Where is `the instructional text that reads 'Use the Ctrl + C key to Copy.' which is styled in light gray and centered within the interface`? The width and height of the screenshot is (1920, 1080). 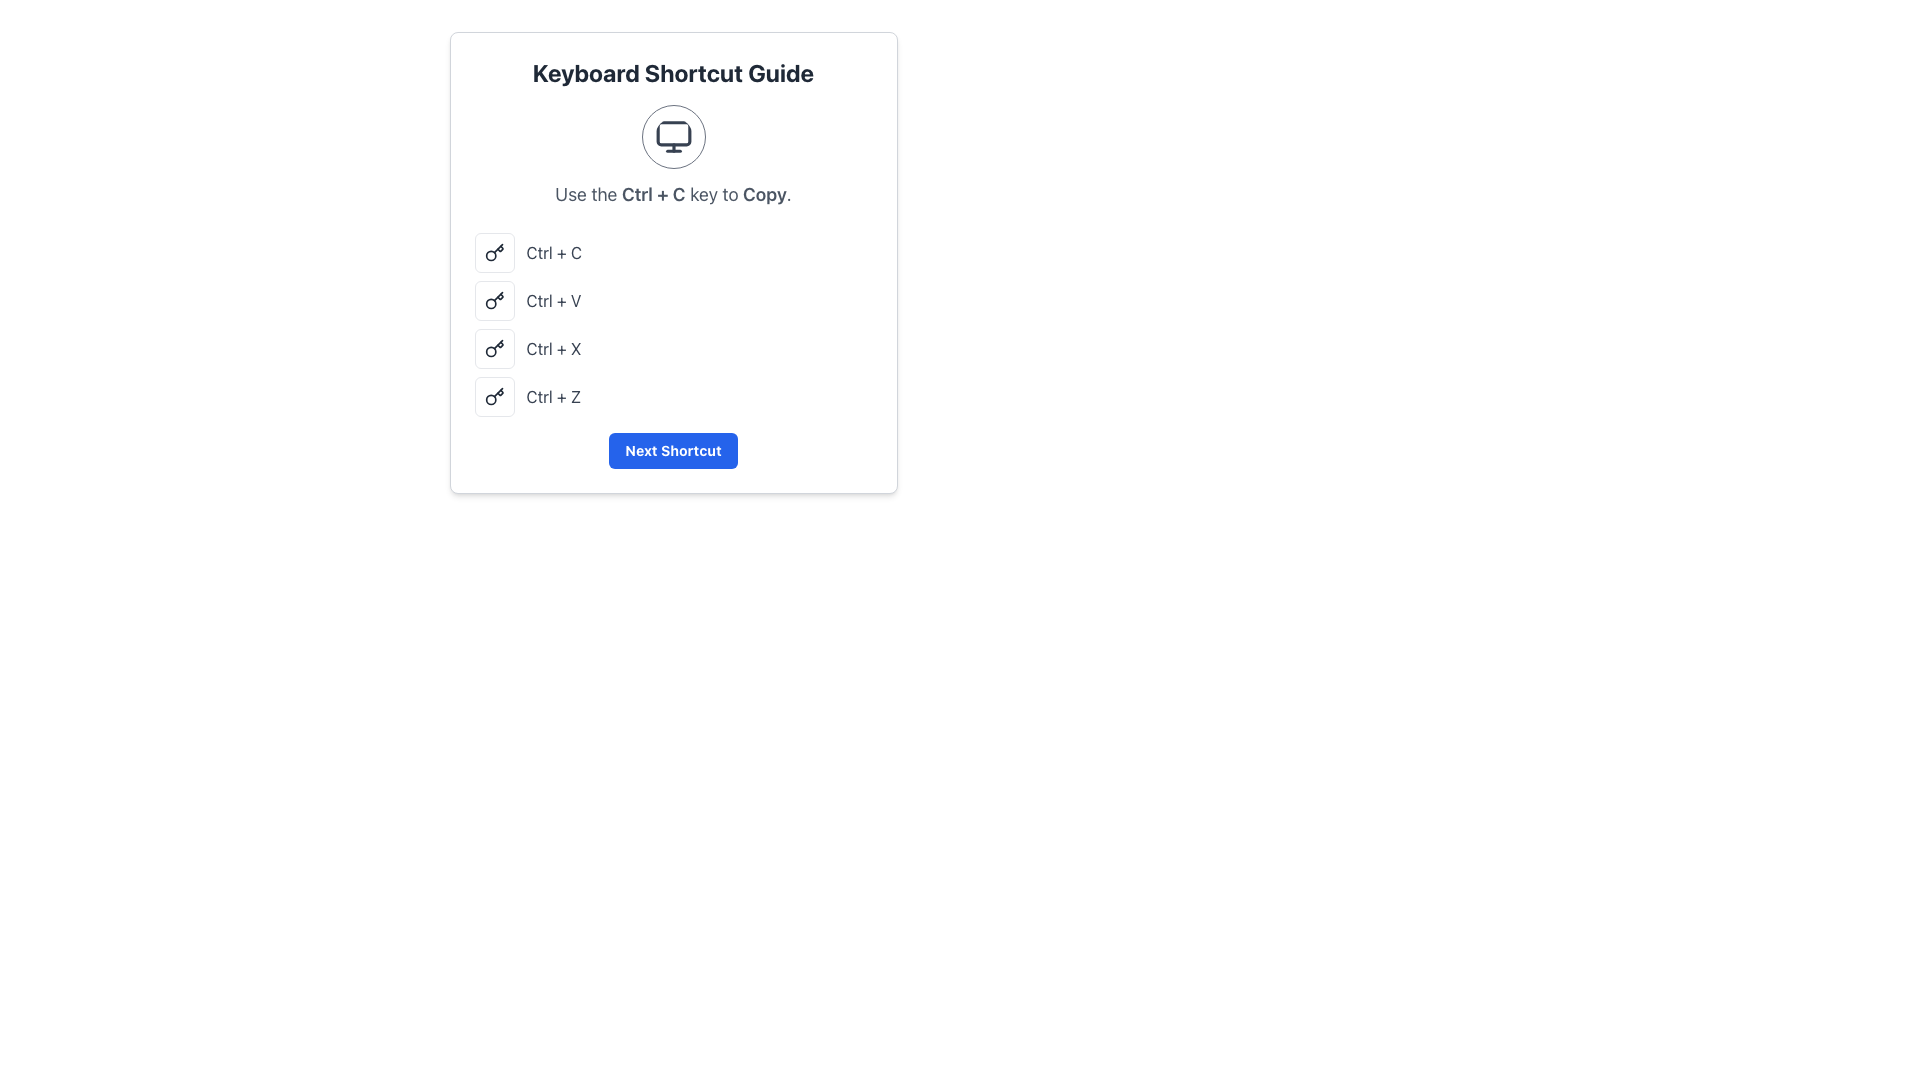
the instructional text that reads 'Use the Ctrl + C key to Copy.' which is styled in light gray and centered within the interface is located at coordinates (673, 195).